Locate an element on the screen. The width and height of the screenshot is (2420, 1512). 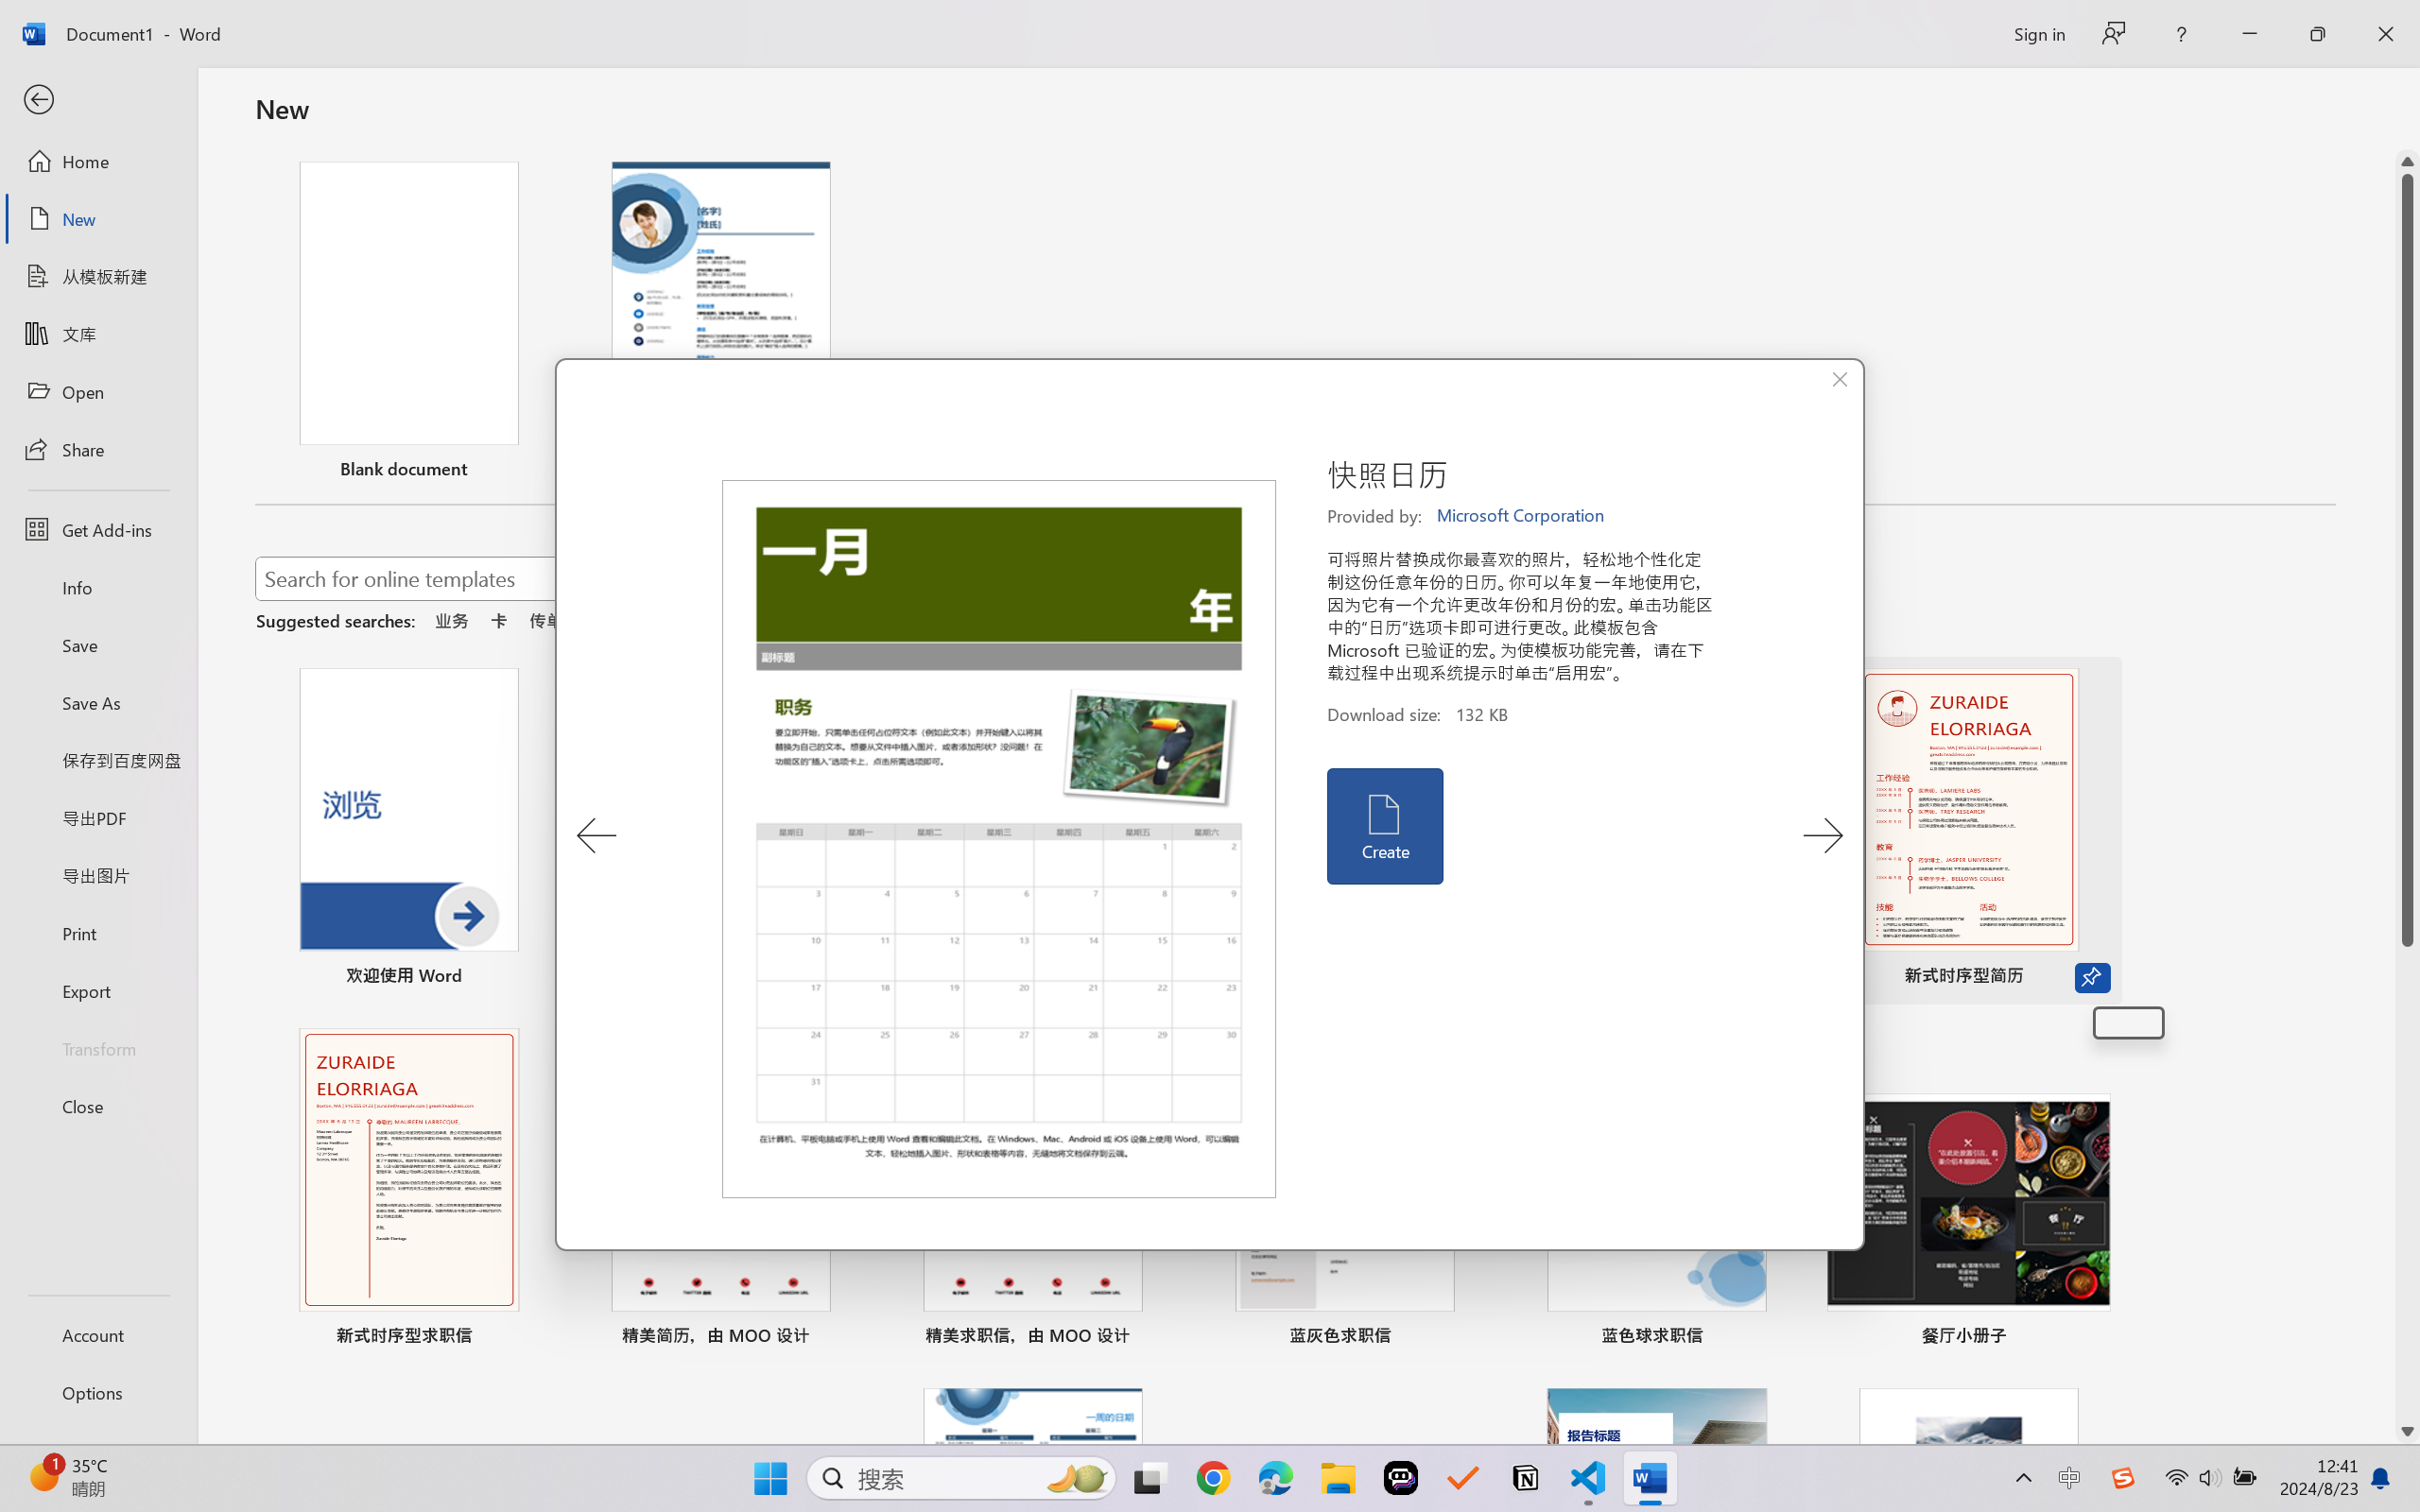
'Back' is located at coordinates (97, 100).